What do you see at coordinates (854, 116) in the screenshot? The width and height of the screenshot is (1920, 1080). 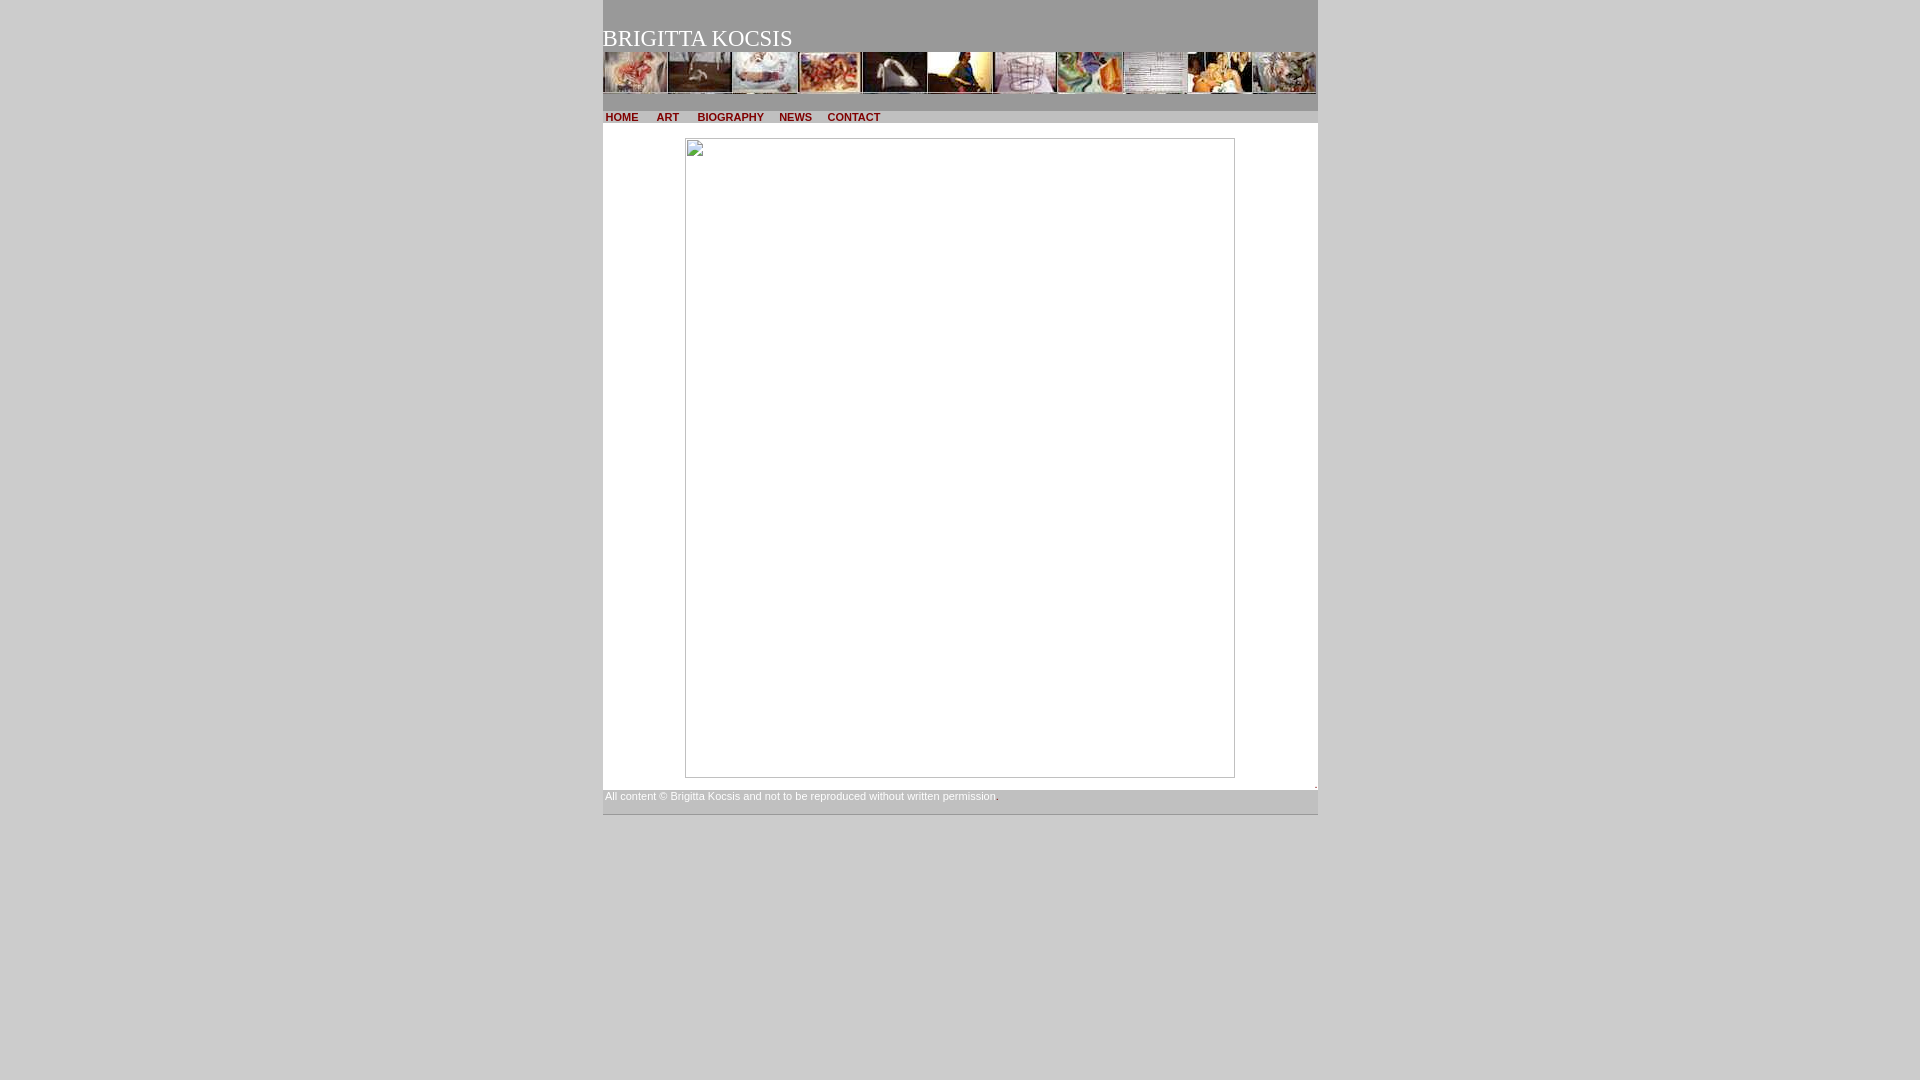 I see `'CONTACT '` at bounding box center [854, 116].